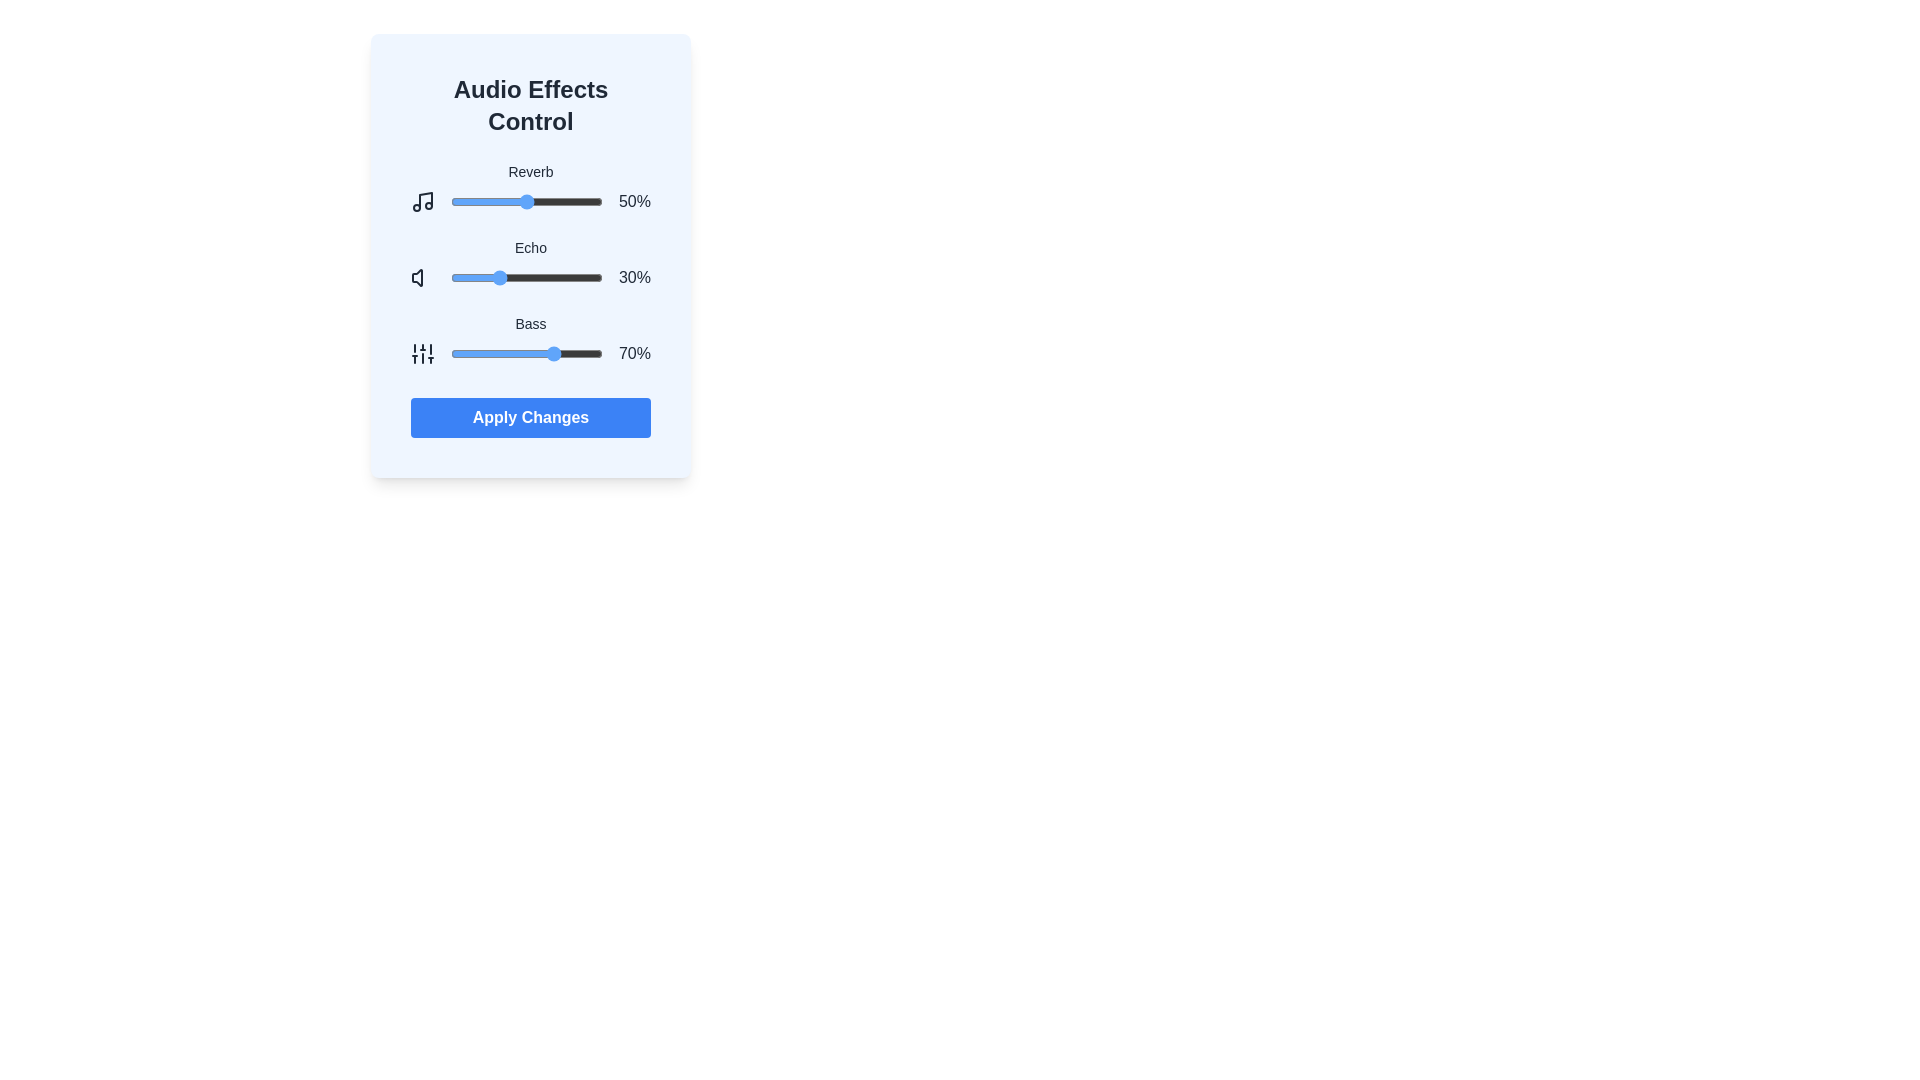  Describe the element at coordinates (565, 353) in the screenshot. I see `bass` at that location.